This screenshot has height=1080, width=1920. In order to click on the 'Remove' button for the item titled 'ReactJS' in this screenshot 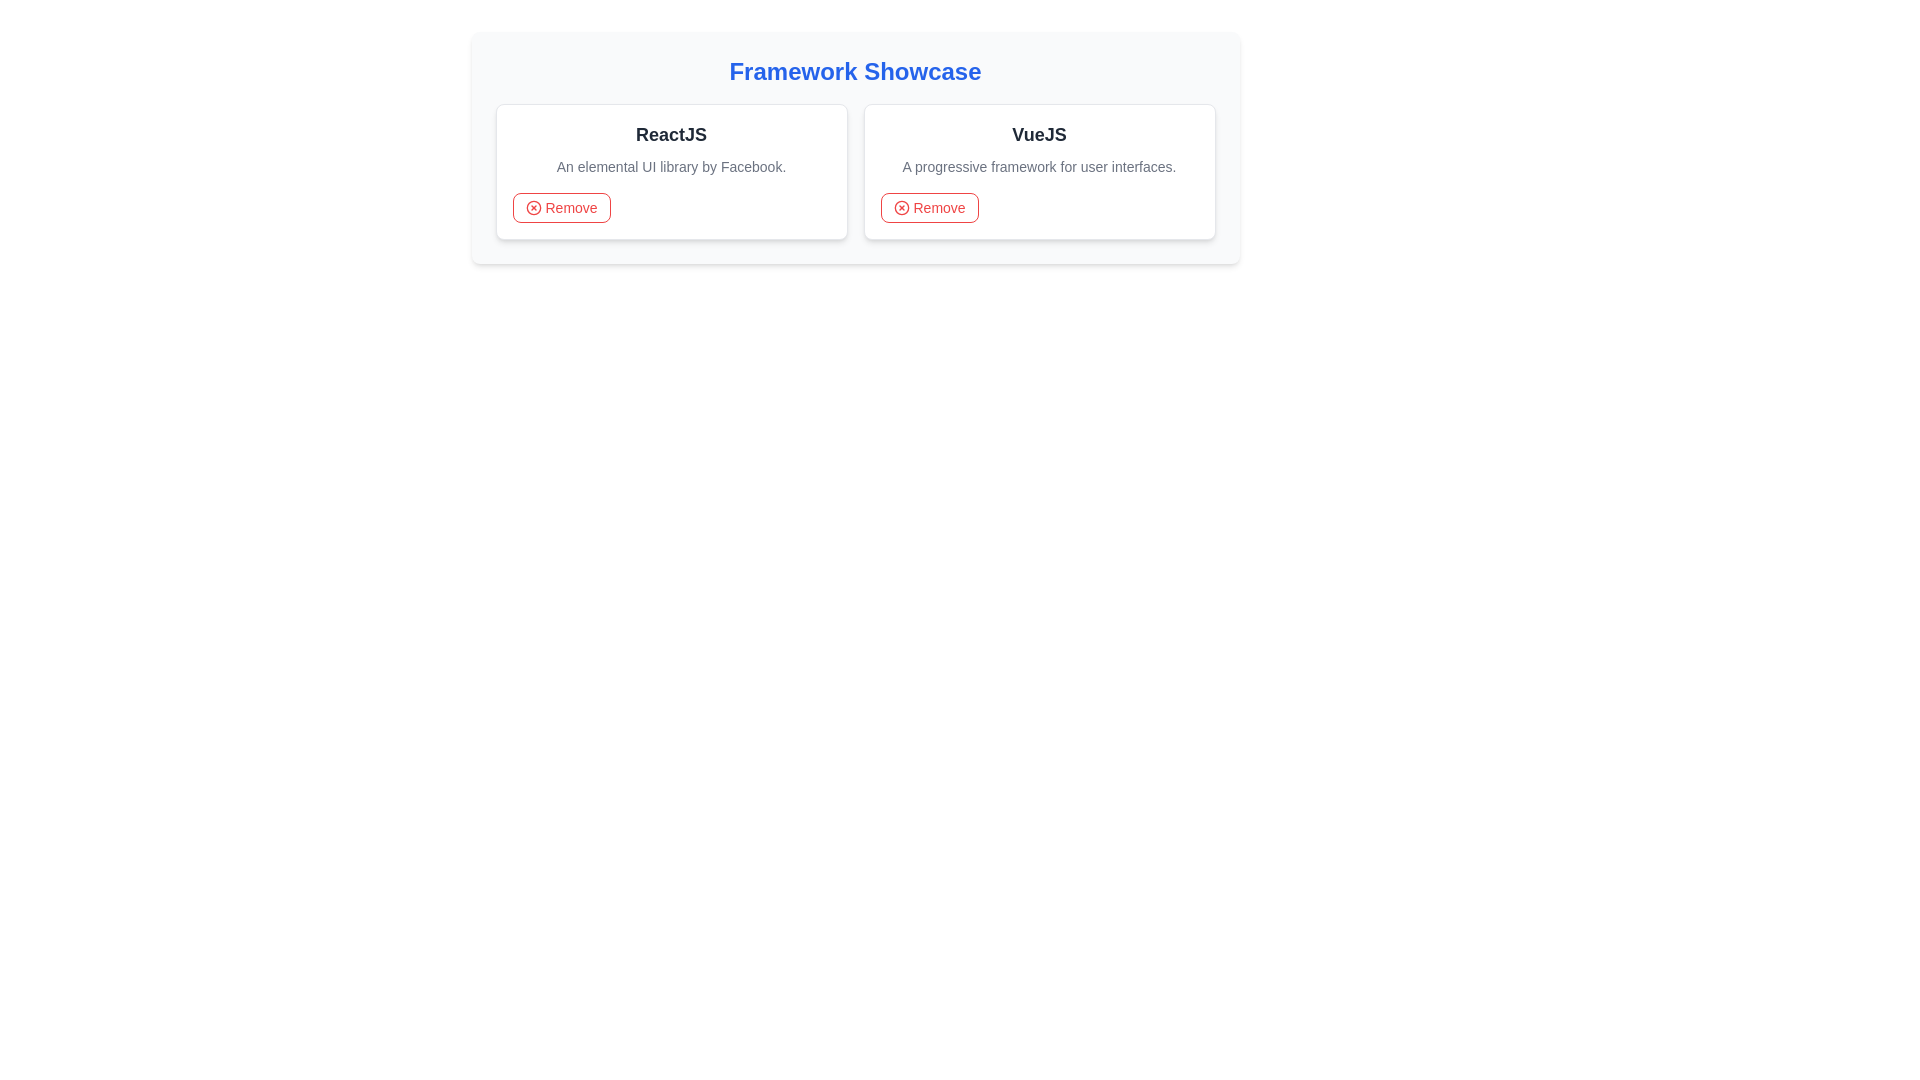, I will do `click(560, 208)`.